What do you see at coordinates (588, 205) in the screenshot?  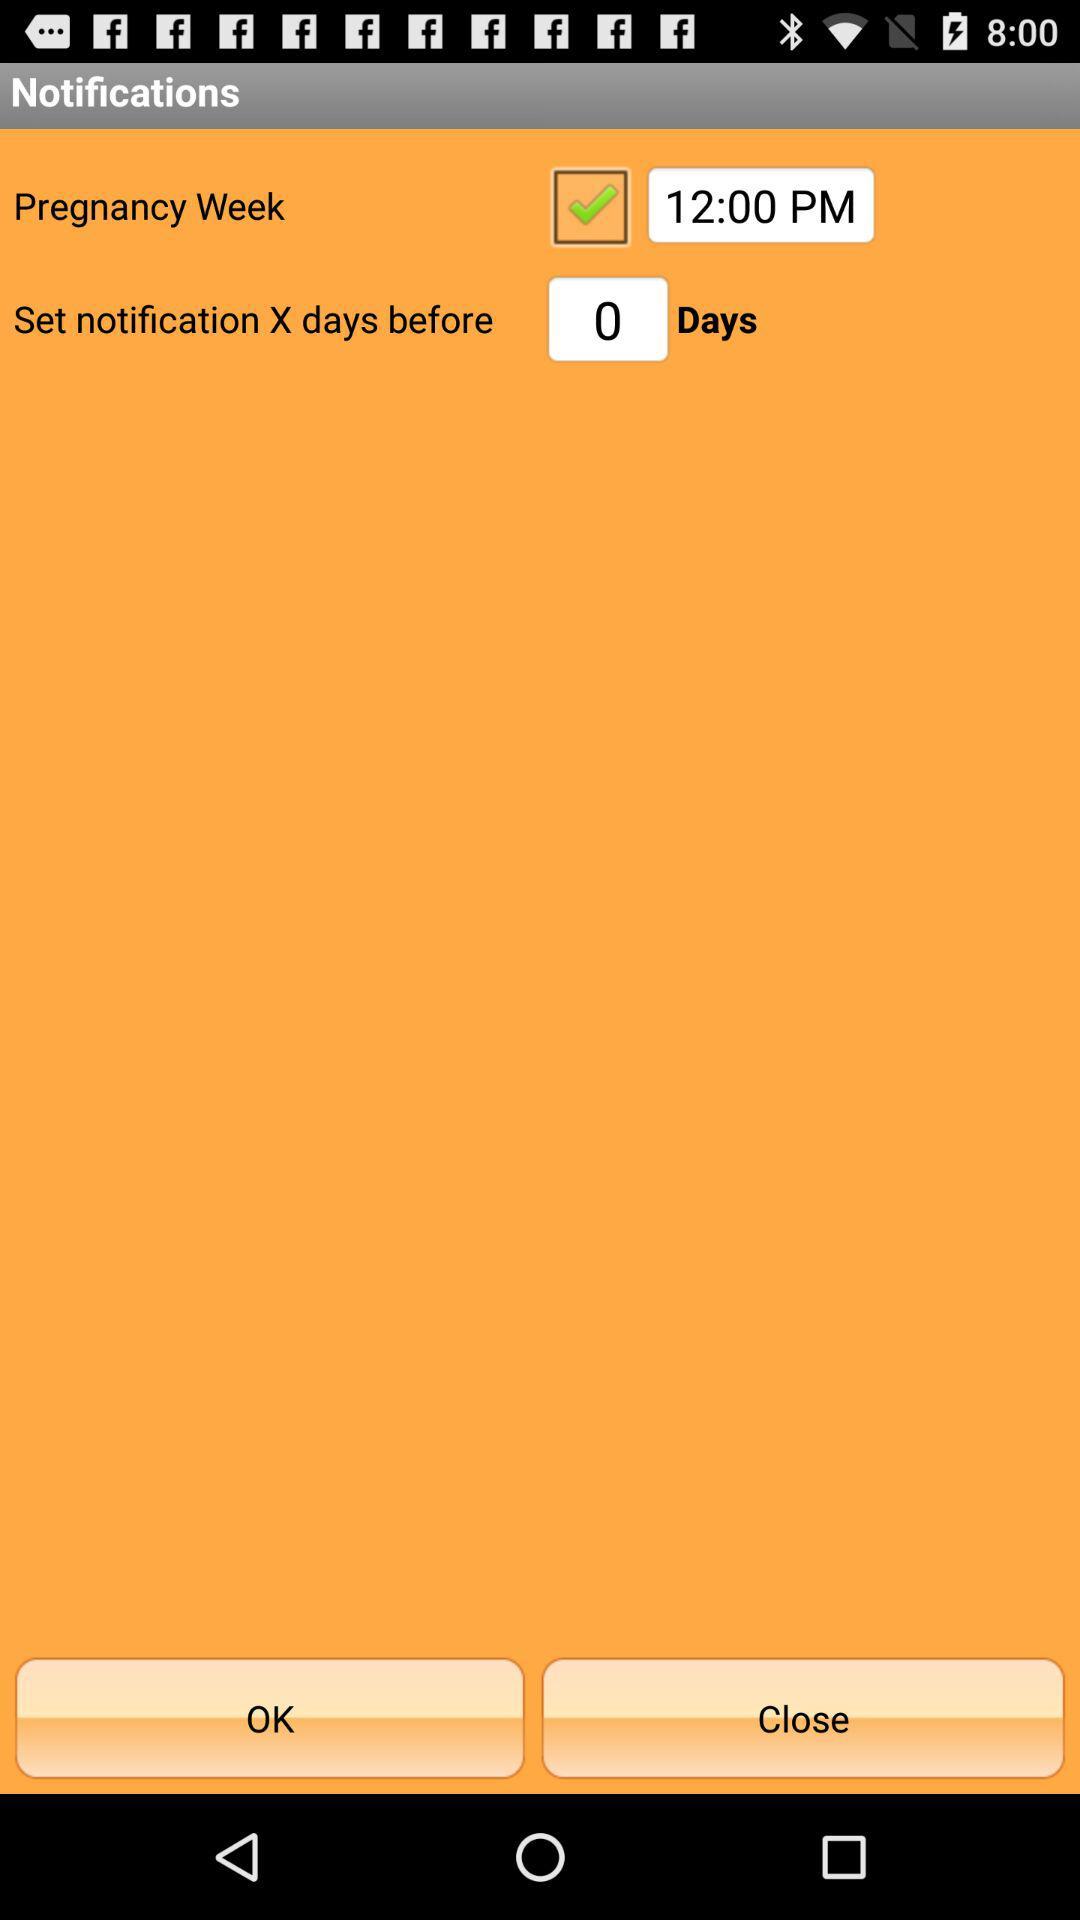 I see `icon to the left of 12:00 pm app` at bounding box center [588, 205].